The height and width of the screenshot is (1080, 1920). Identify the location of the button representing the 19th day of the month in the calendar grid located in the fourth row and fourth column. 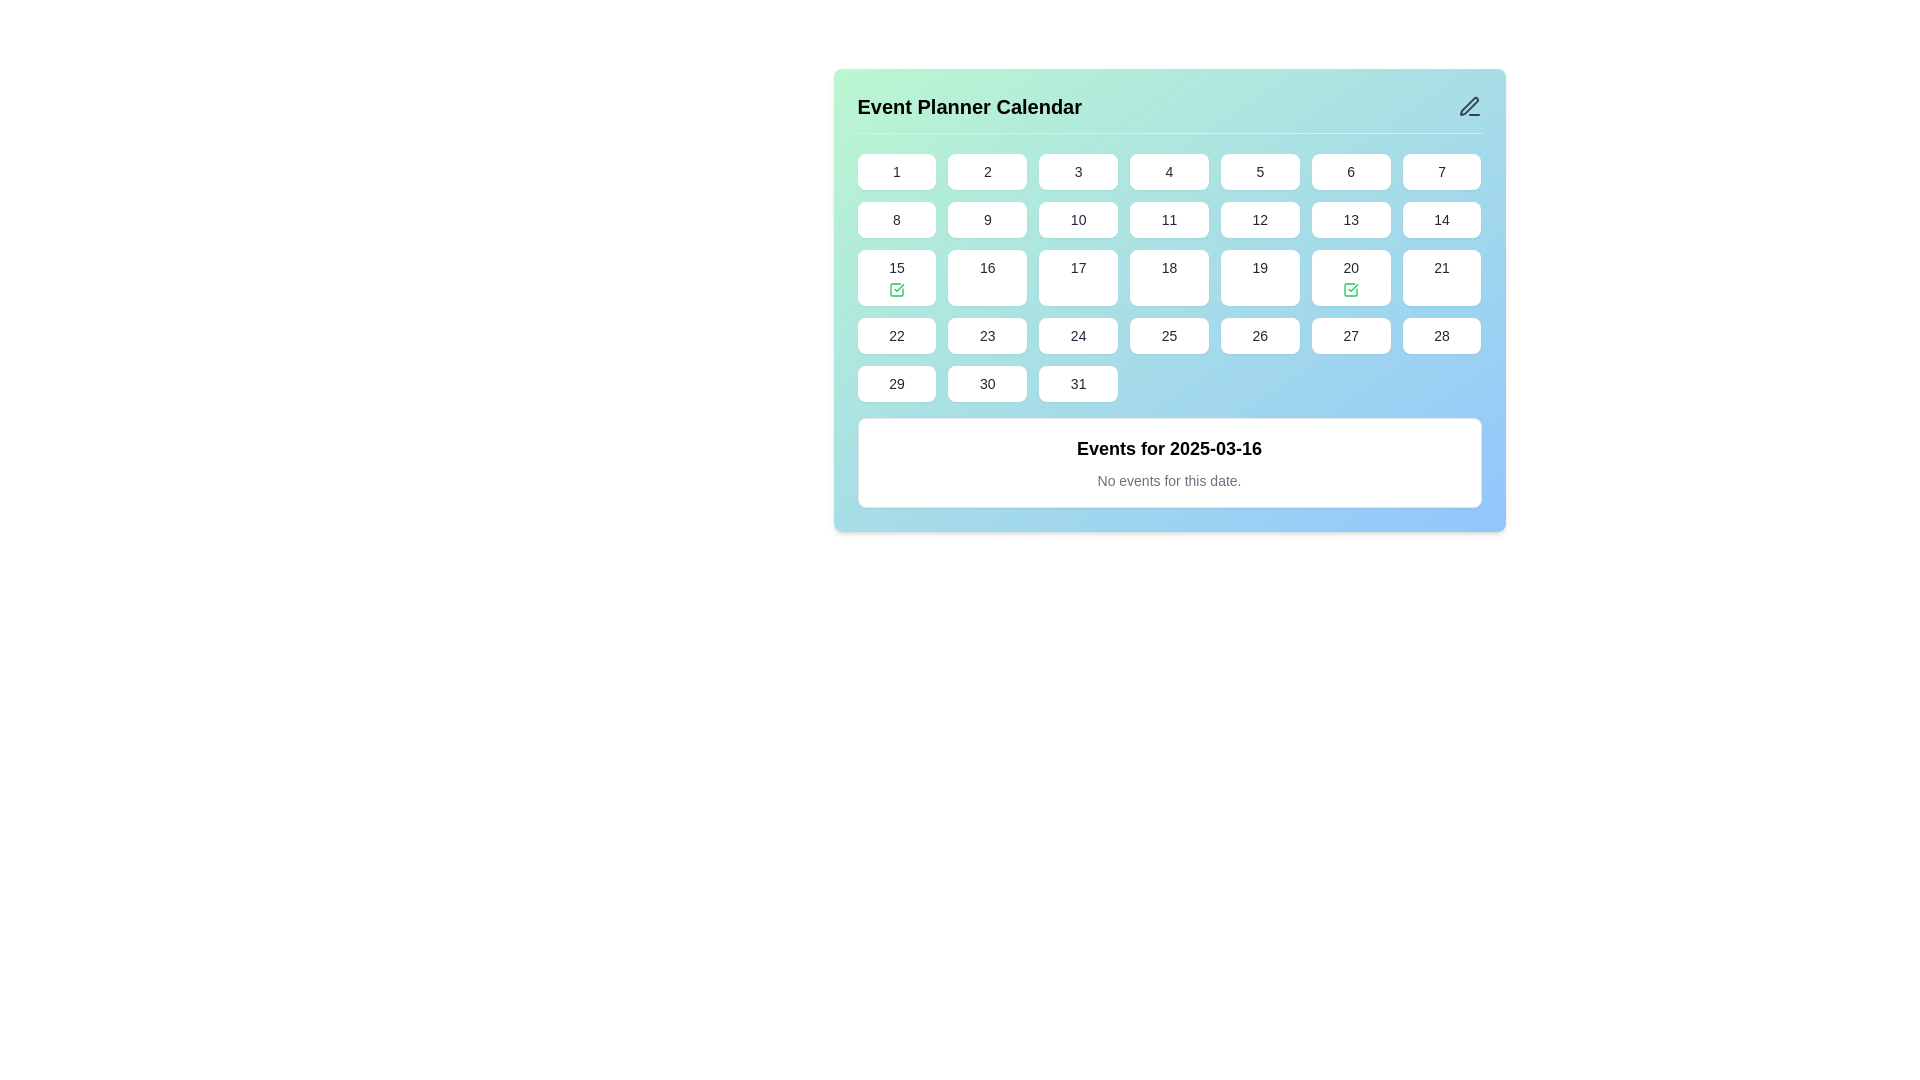
(1259, 277).